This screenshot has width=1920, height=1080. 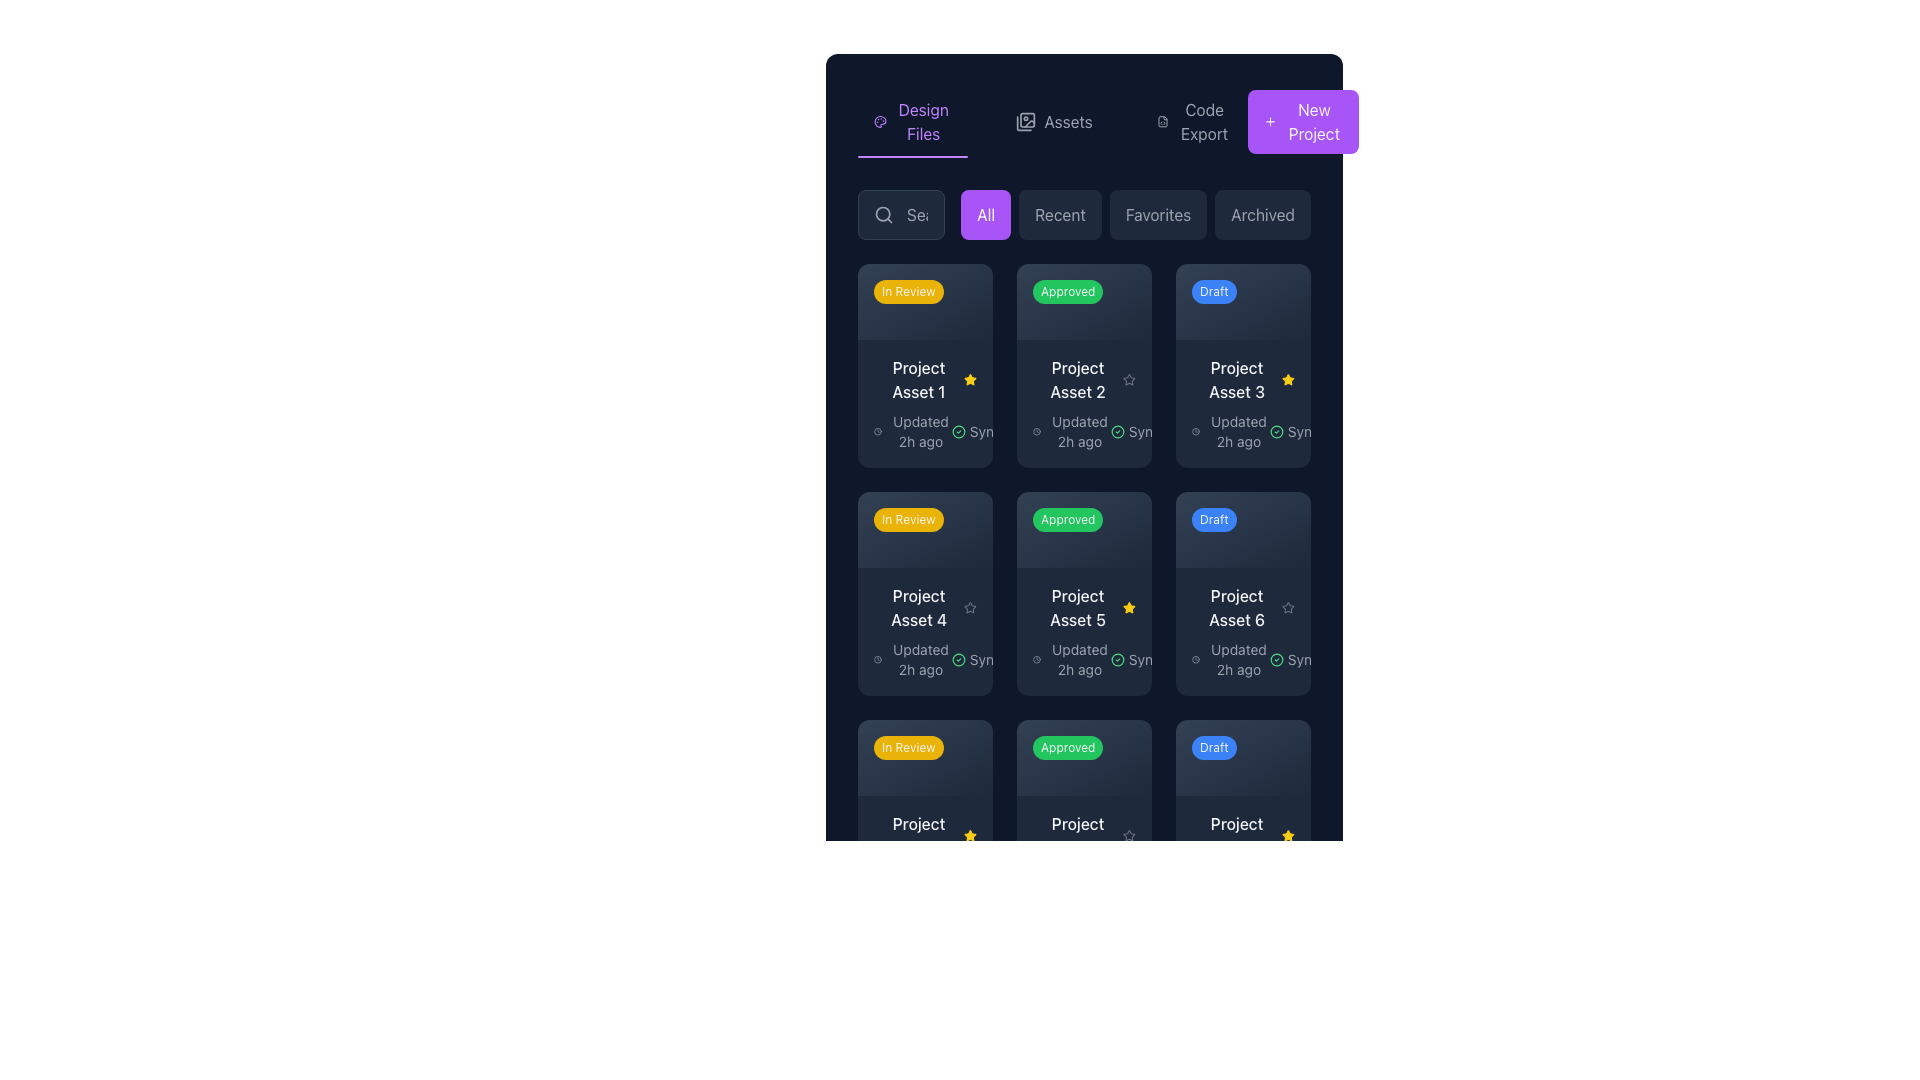 What do you see at coordinates (1262, 215) in the screenshot?
I see `the 'Archived' button, which is the fourth button in a horizontal group near the top-center of the interface` at bounding box center [1262, 215].